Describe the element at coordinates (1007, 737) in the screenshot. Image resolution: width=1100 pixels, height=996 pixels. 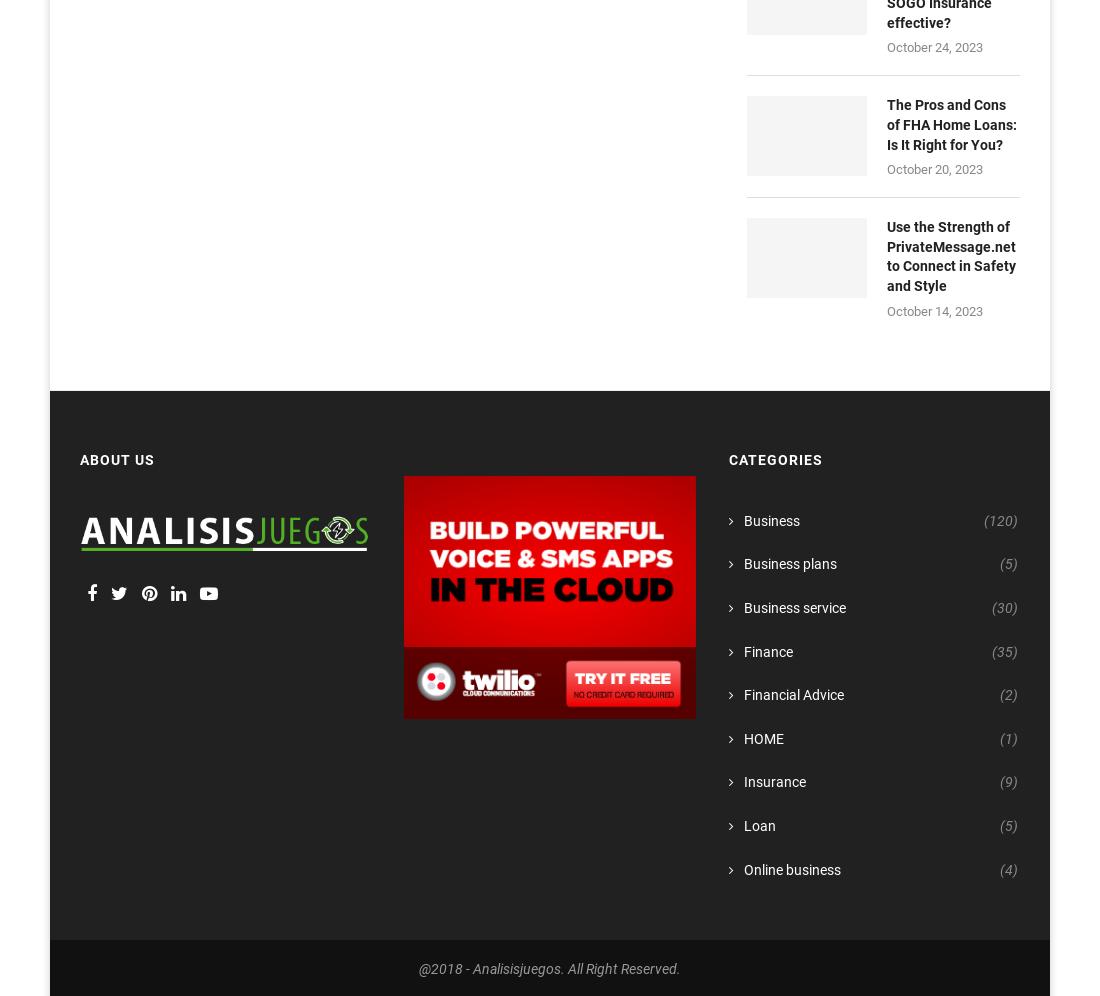
I see `'(1)'` at that location.